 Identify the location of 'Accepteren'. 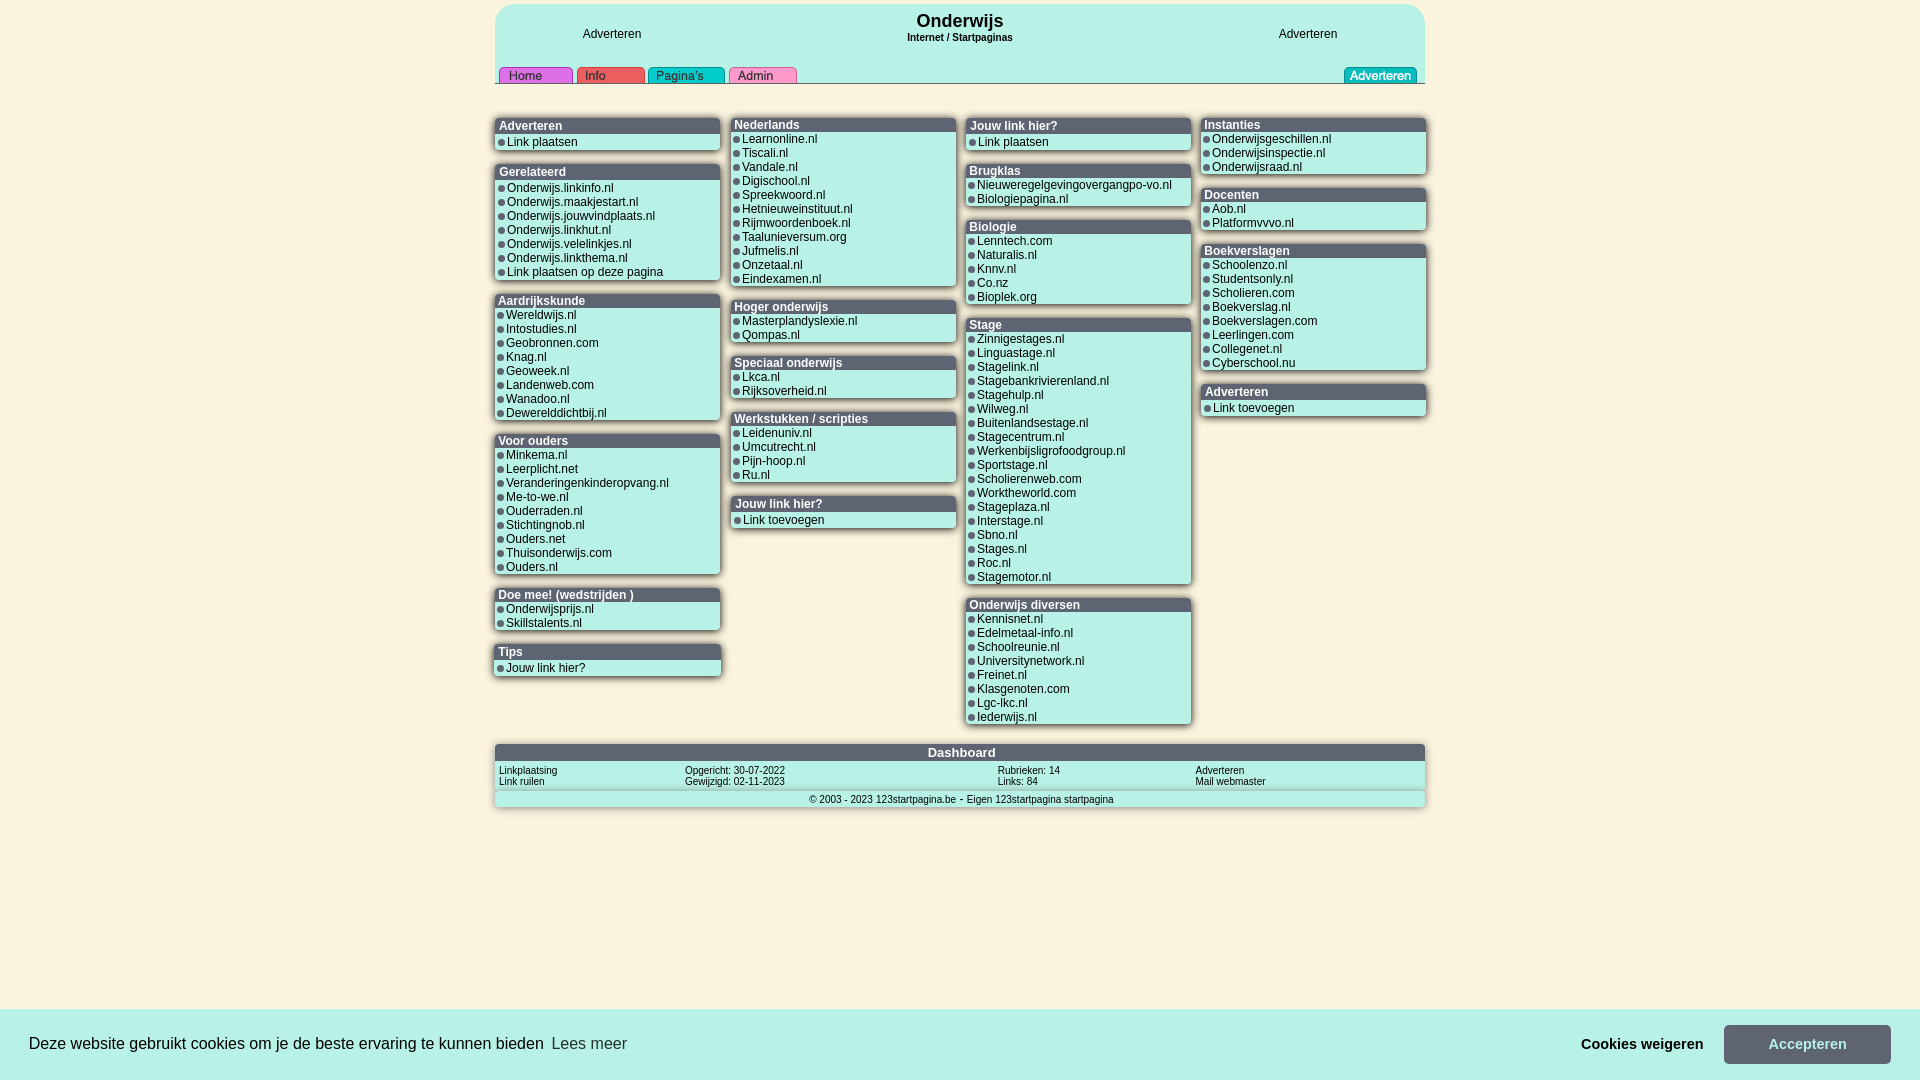
(1722, 1043).